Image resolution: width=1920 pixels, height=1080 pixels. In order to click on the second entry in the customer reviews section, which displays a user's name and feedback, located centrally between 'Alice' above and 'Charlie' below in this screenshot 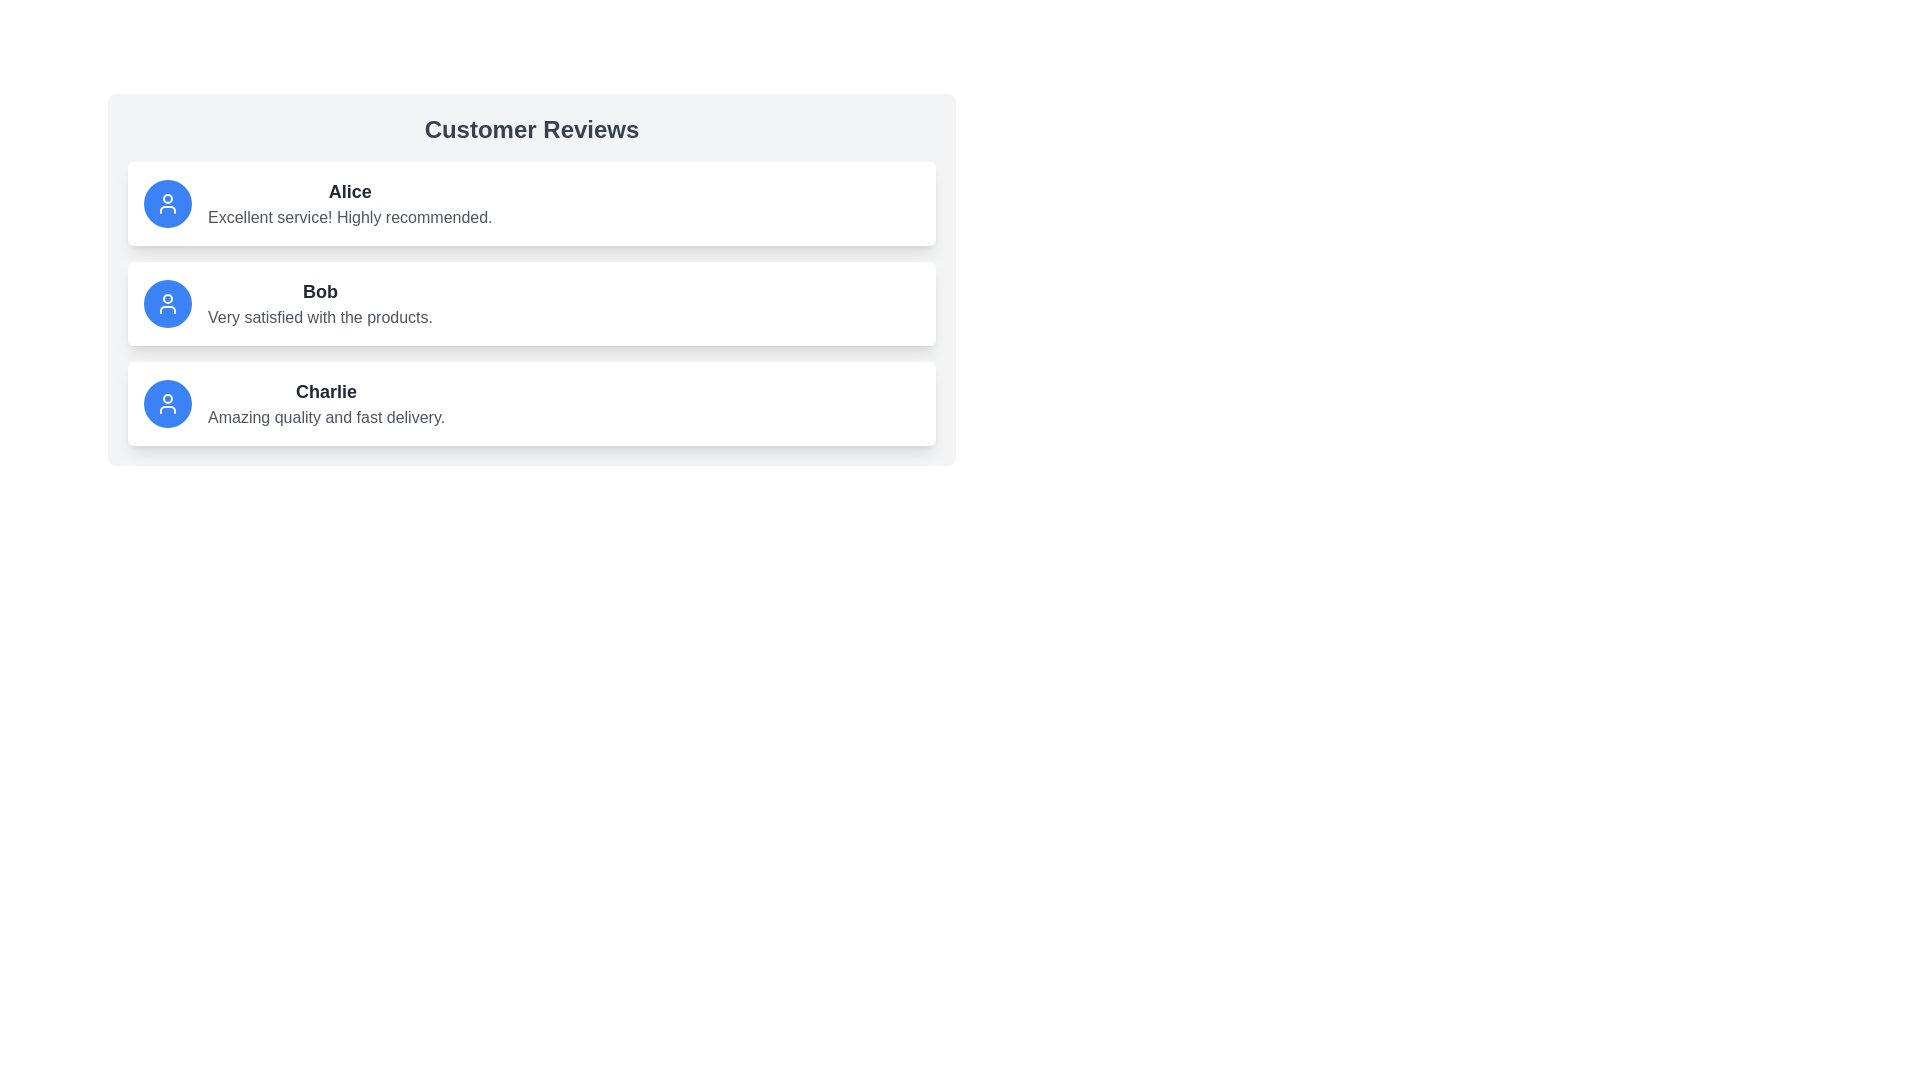, I will do `click(320, 304)`.